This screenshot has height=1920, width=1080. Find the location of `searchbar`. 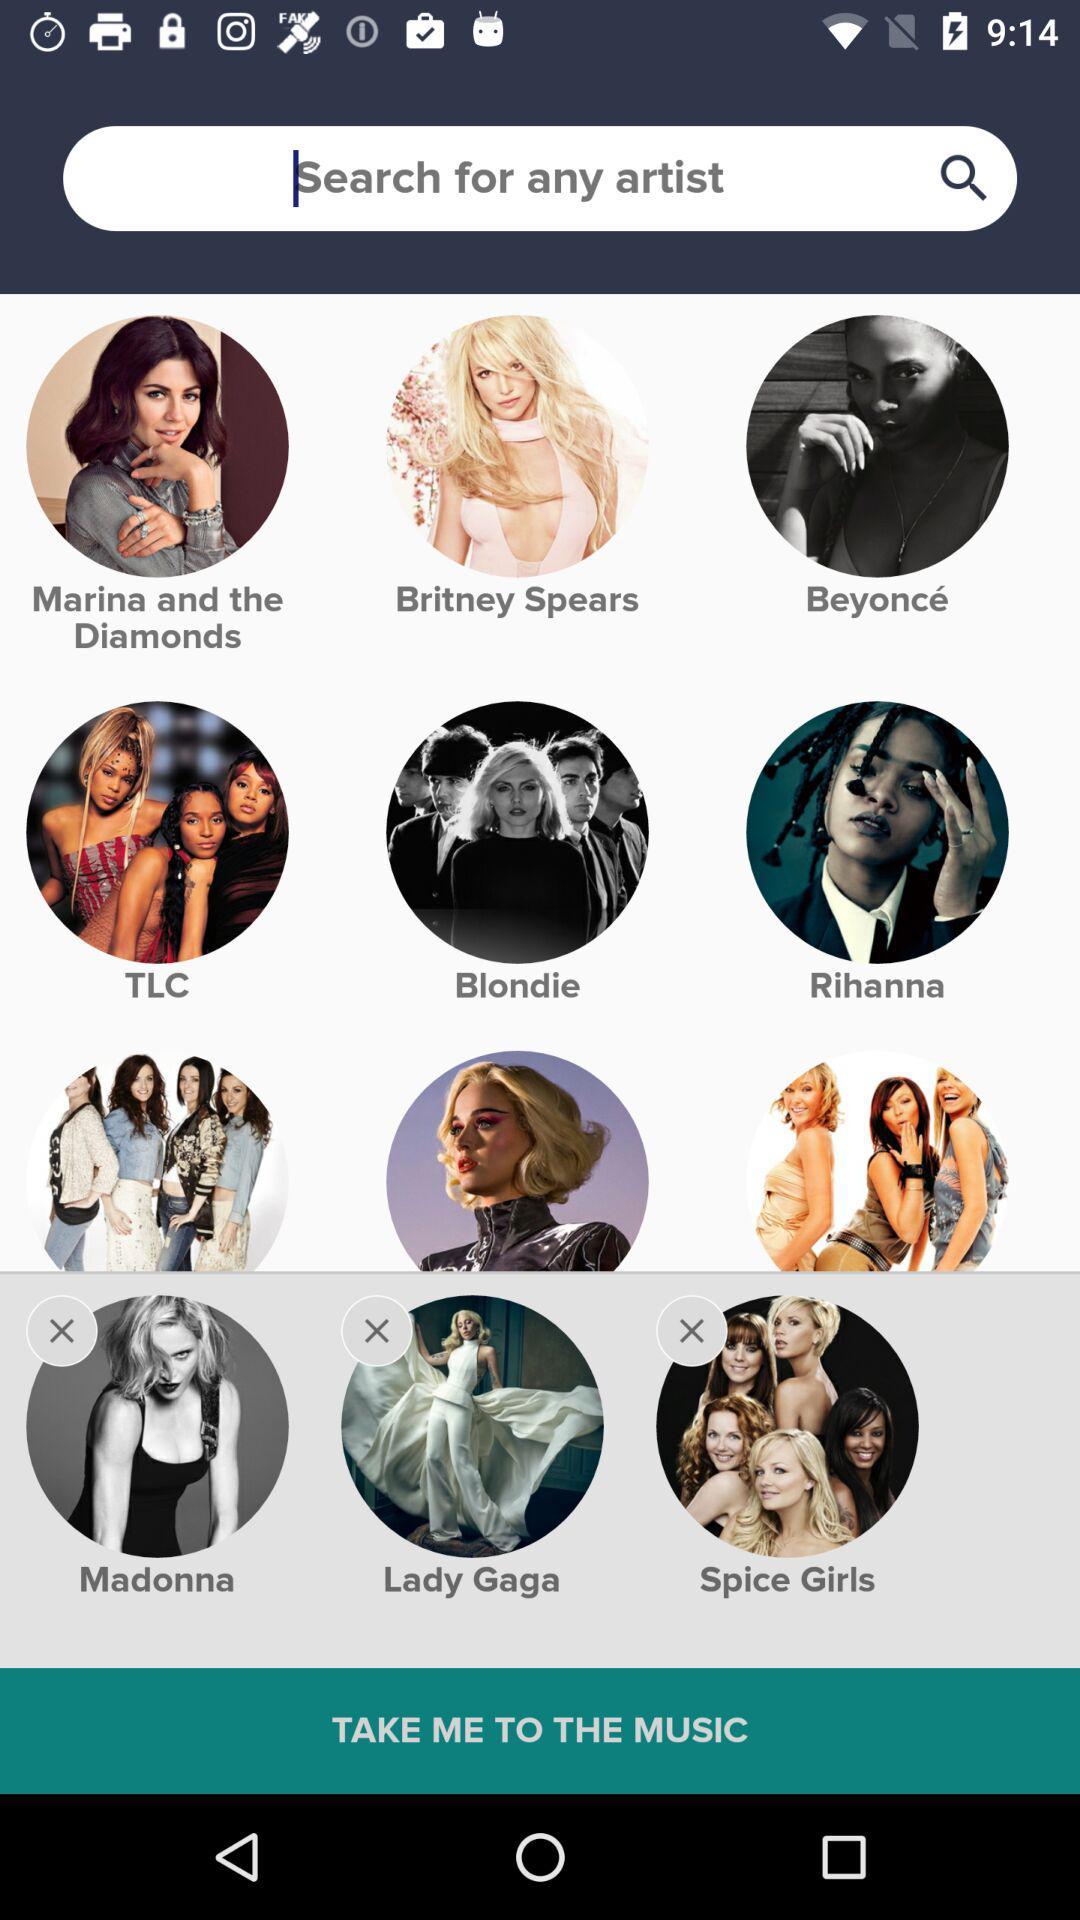

searchbar is located at coordinates (540, 178).